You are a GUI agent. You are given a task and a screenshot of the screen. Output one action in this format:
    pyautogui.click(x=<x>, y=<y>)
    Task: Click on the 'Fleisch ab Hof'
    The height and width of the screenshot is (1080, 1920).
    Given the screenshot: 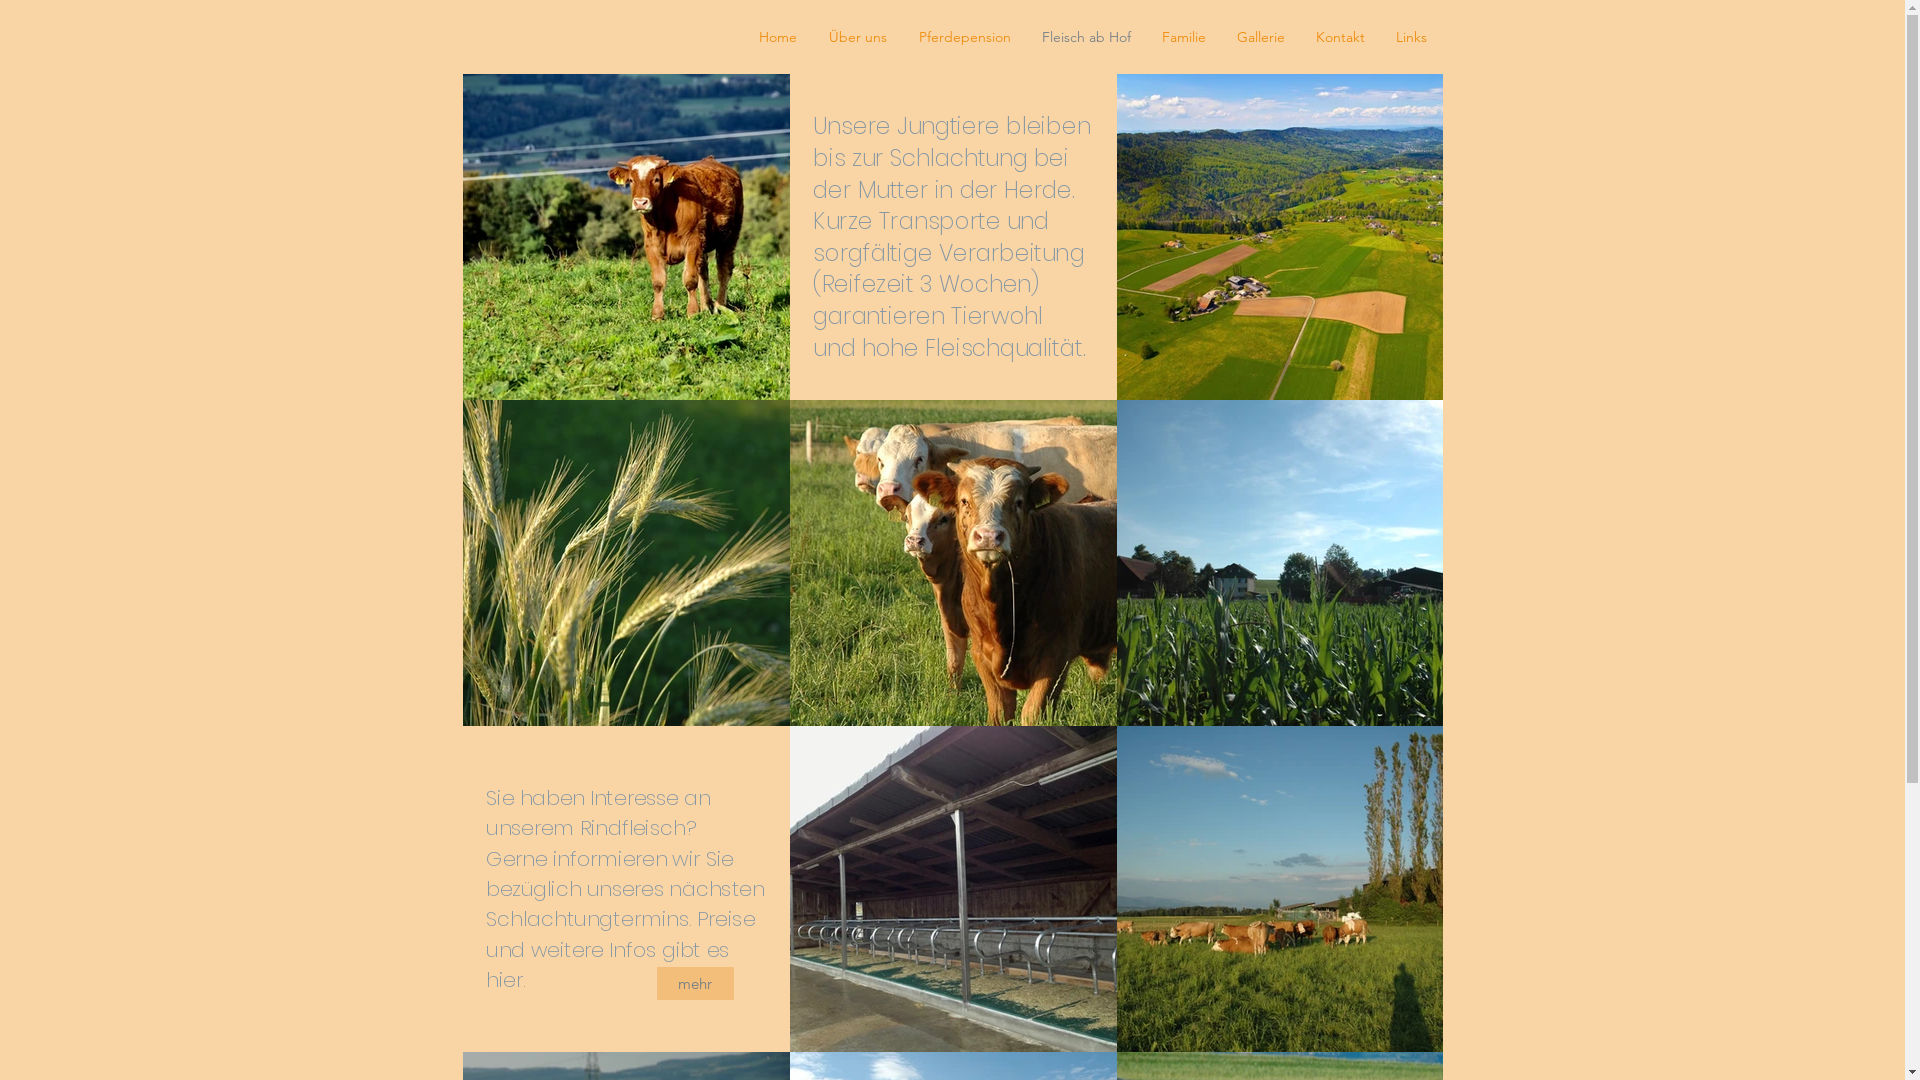 What is the action you would take?
    pyautogui.click(x=1084, y=37)
    